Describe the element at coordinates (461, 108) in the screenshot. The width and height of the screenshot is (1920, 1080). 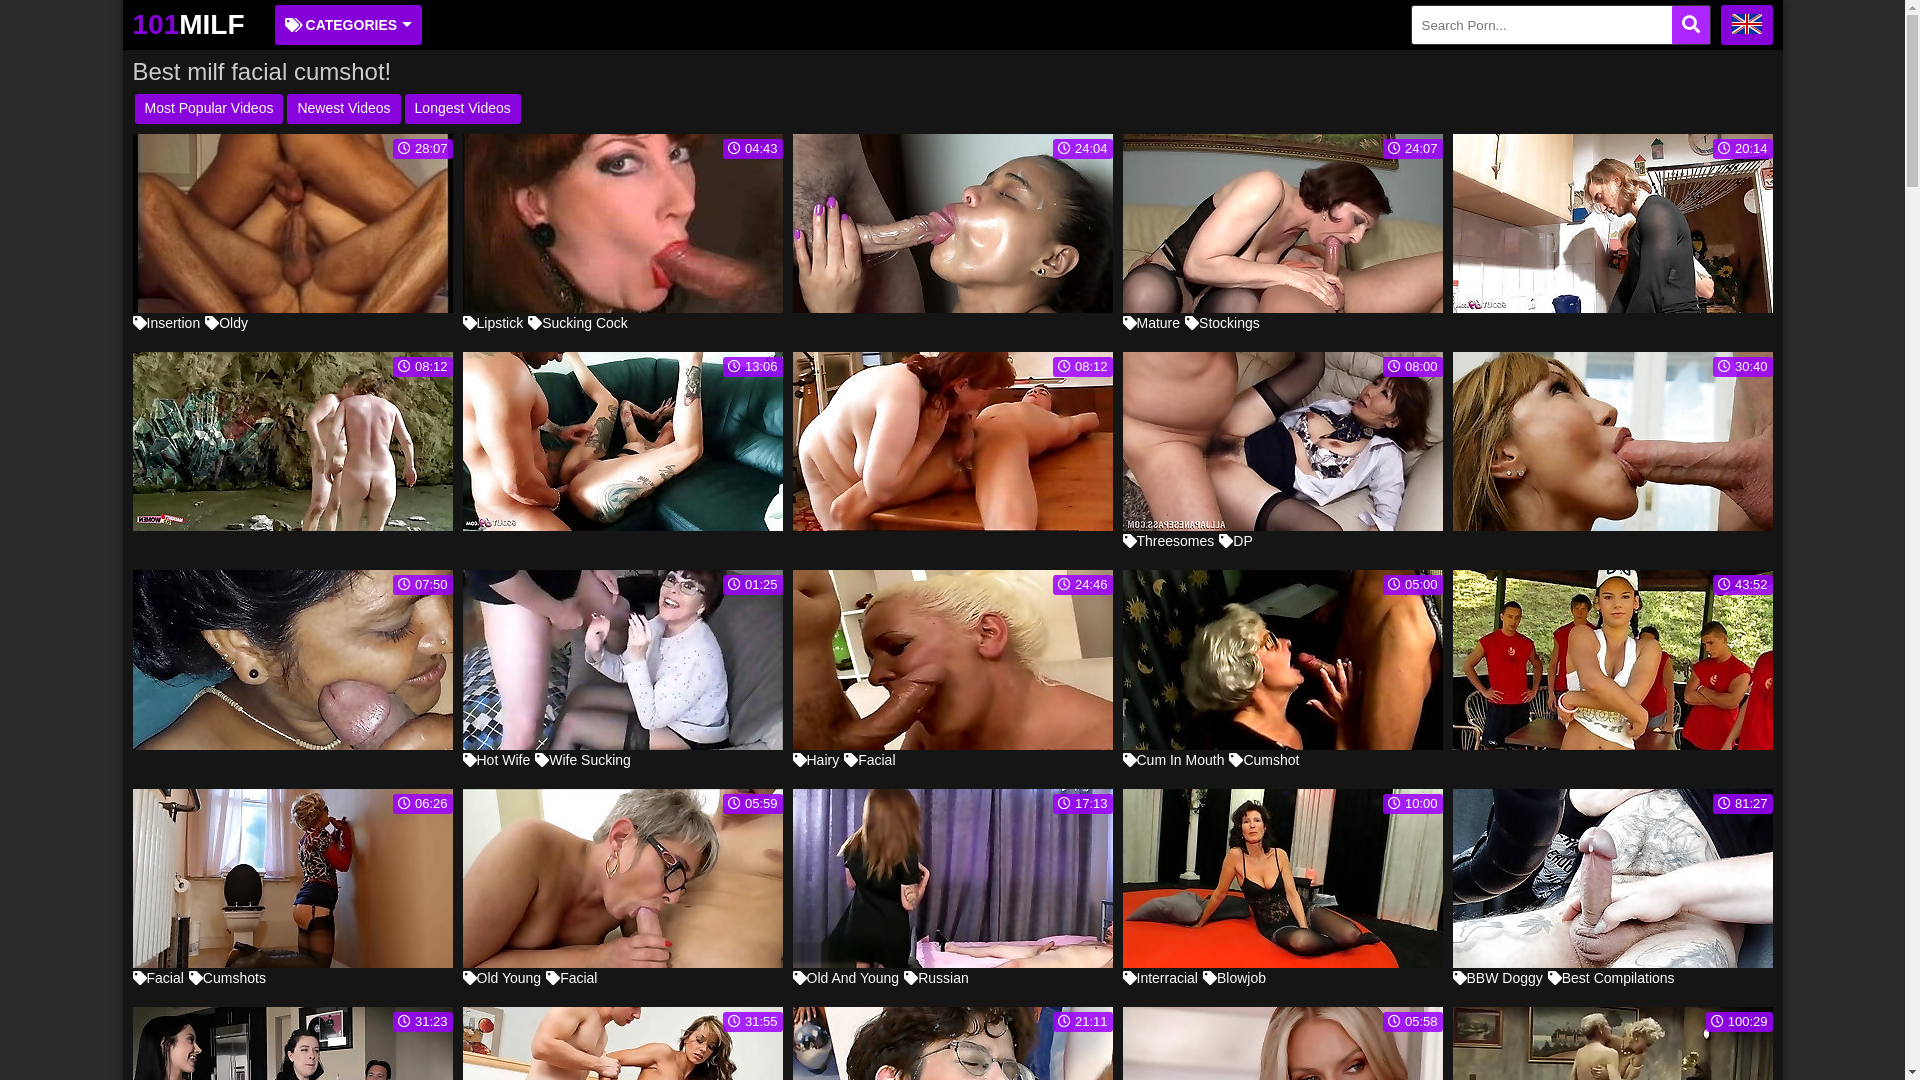
I see `'Longest Videos'` at that location.